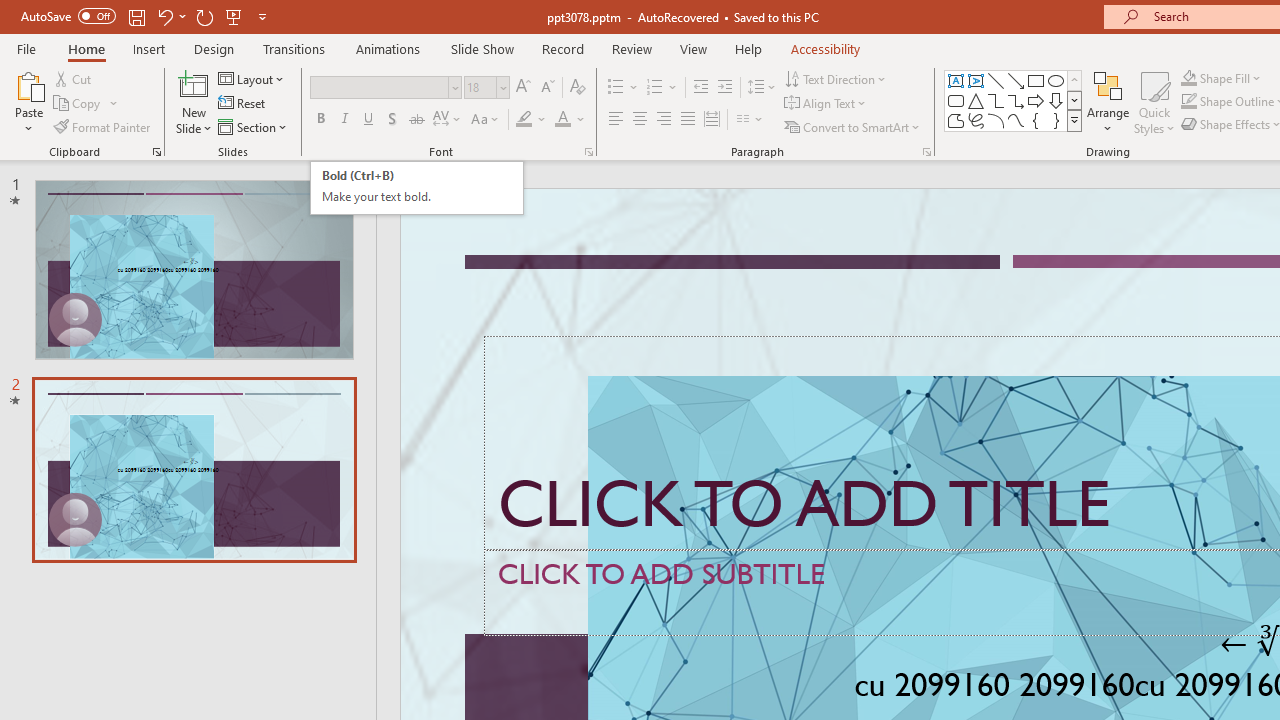 The image size is (1280, 720). I want to click on 'Reset', so click(242, 103).